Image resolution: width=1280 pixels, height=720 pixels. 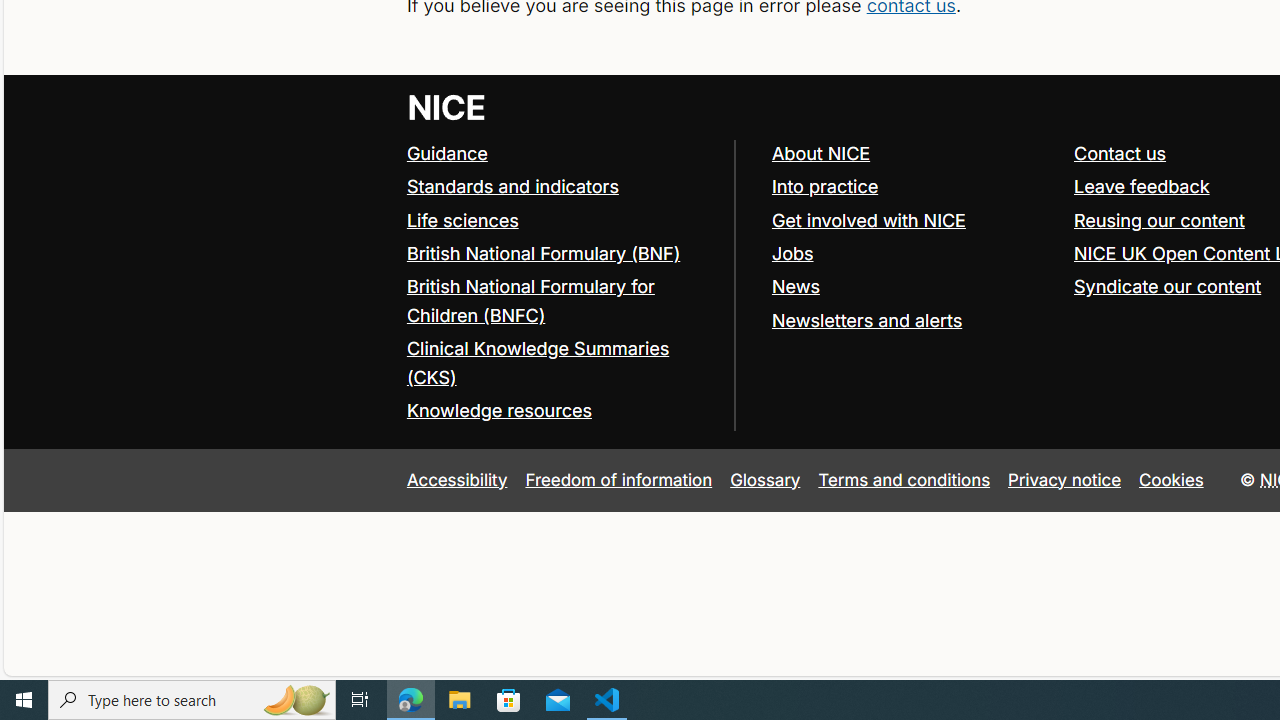 What do you see at coordinates (866, 319) in the screenshot?
I see `'Newsletters and alerts'` at bounding box center [866, 319].